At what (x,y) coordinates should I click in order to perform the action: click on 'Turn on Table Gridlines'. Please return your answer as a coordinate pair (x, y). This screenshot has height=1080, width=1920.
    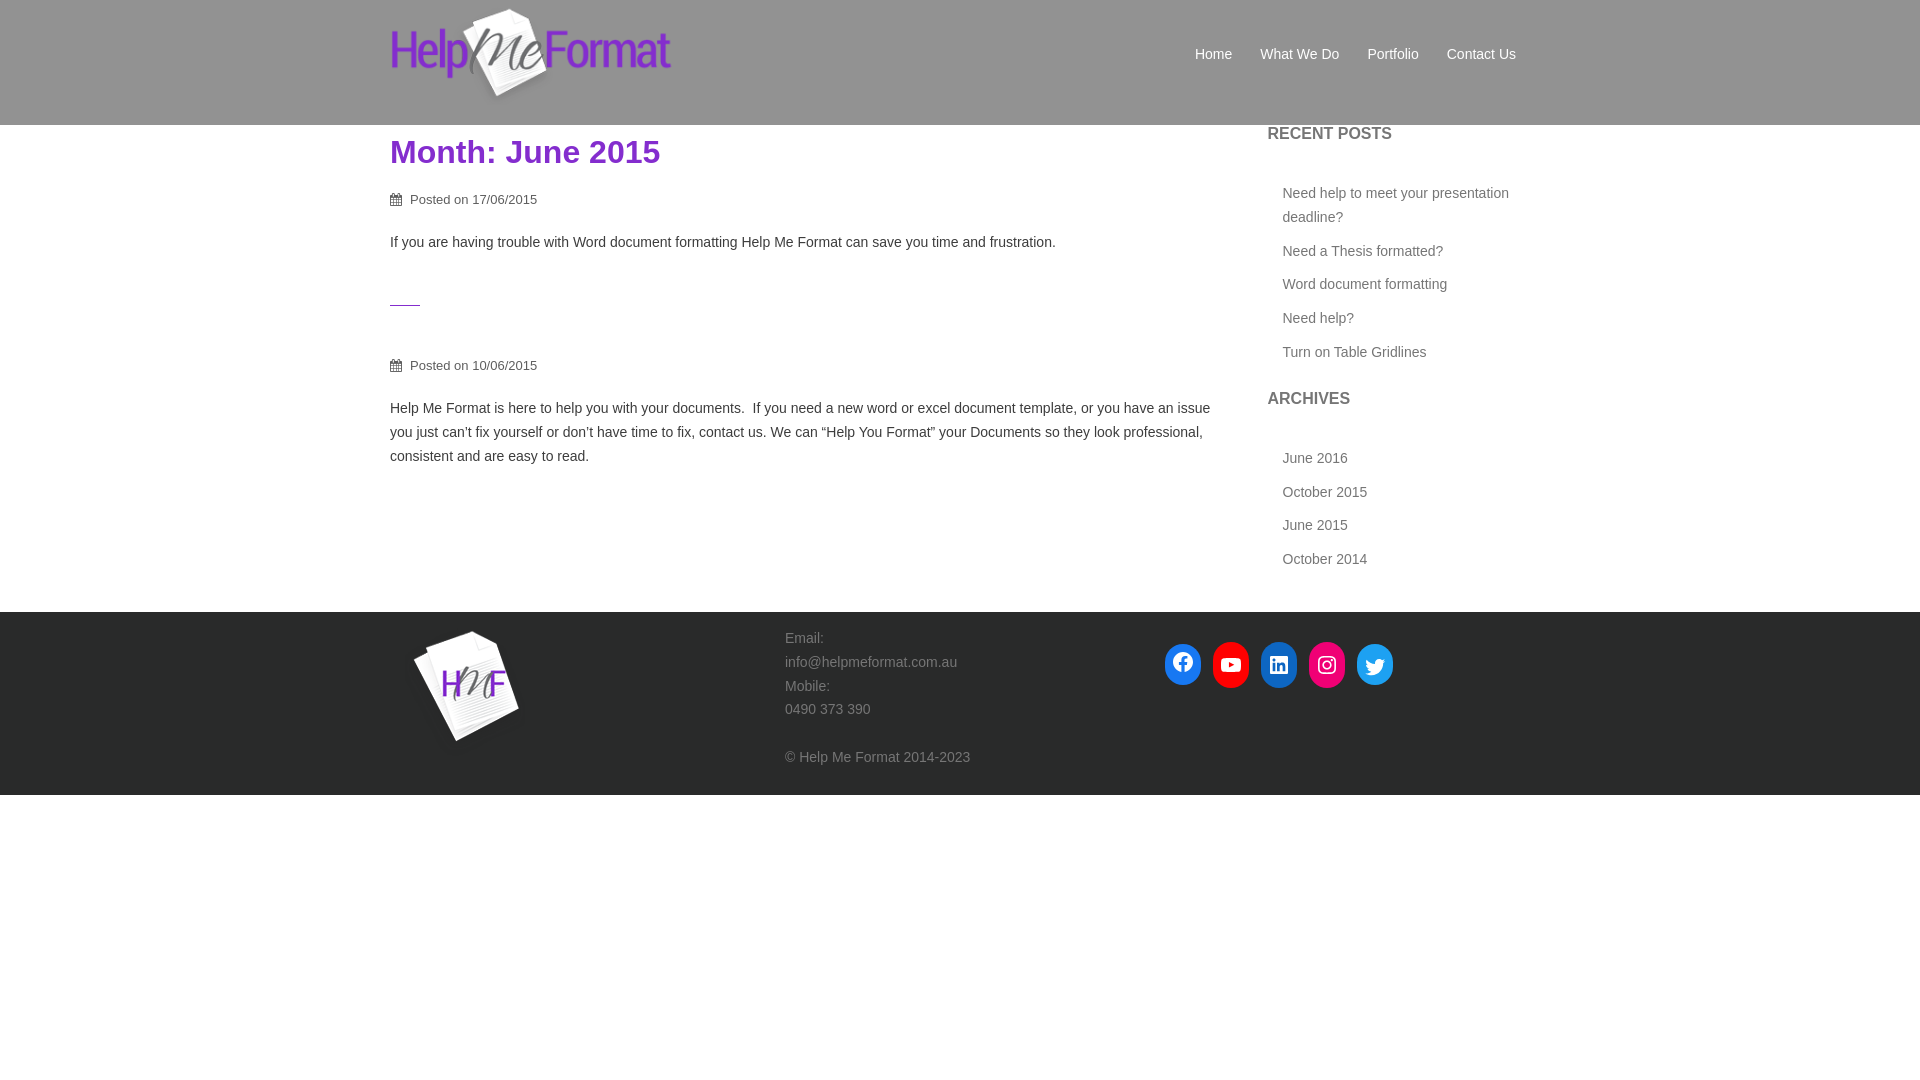
    Looking at the image, I should click on (1353, 350).